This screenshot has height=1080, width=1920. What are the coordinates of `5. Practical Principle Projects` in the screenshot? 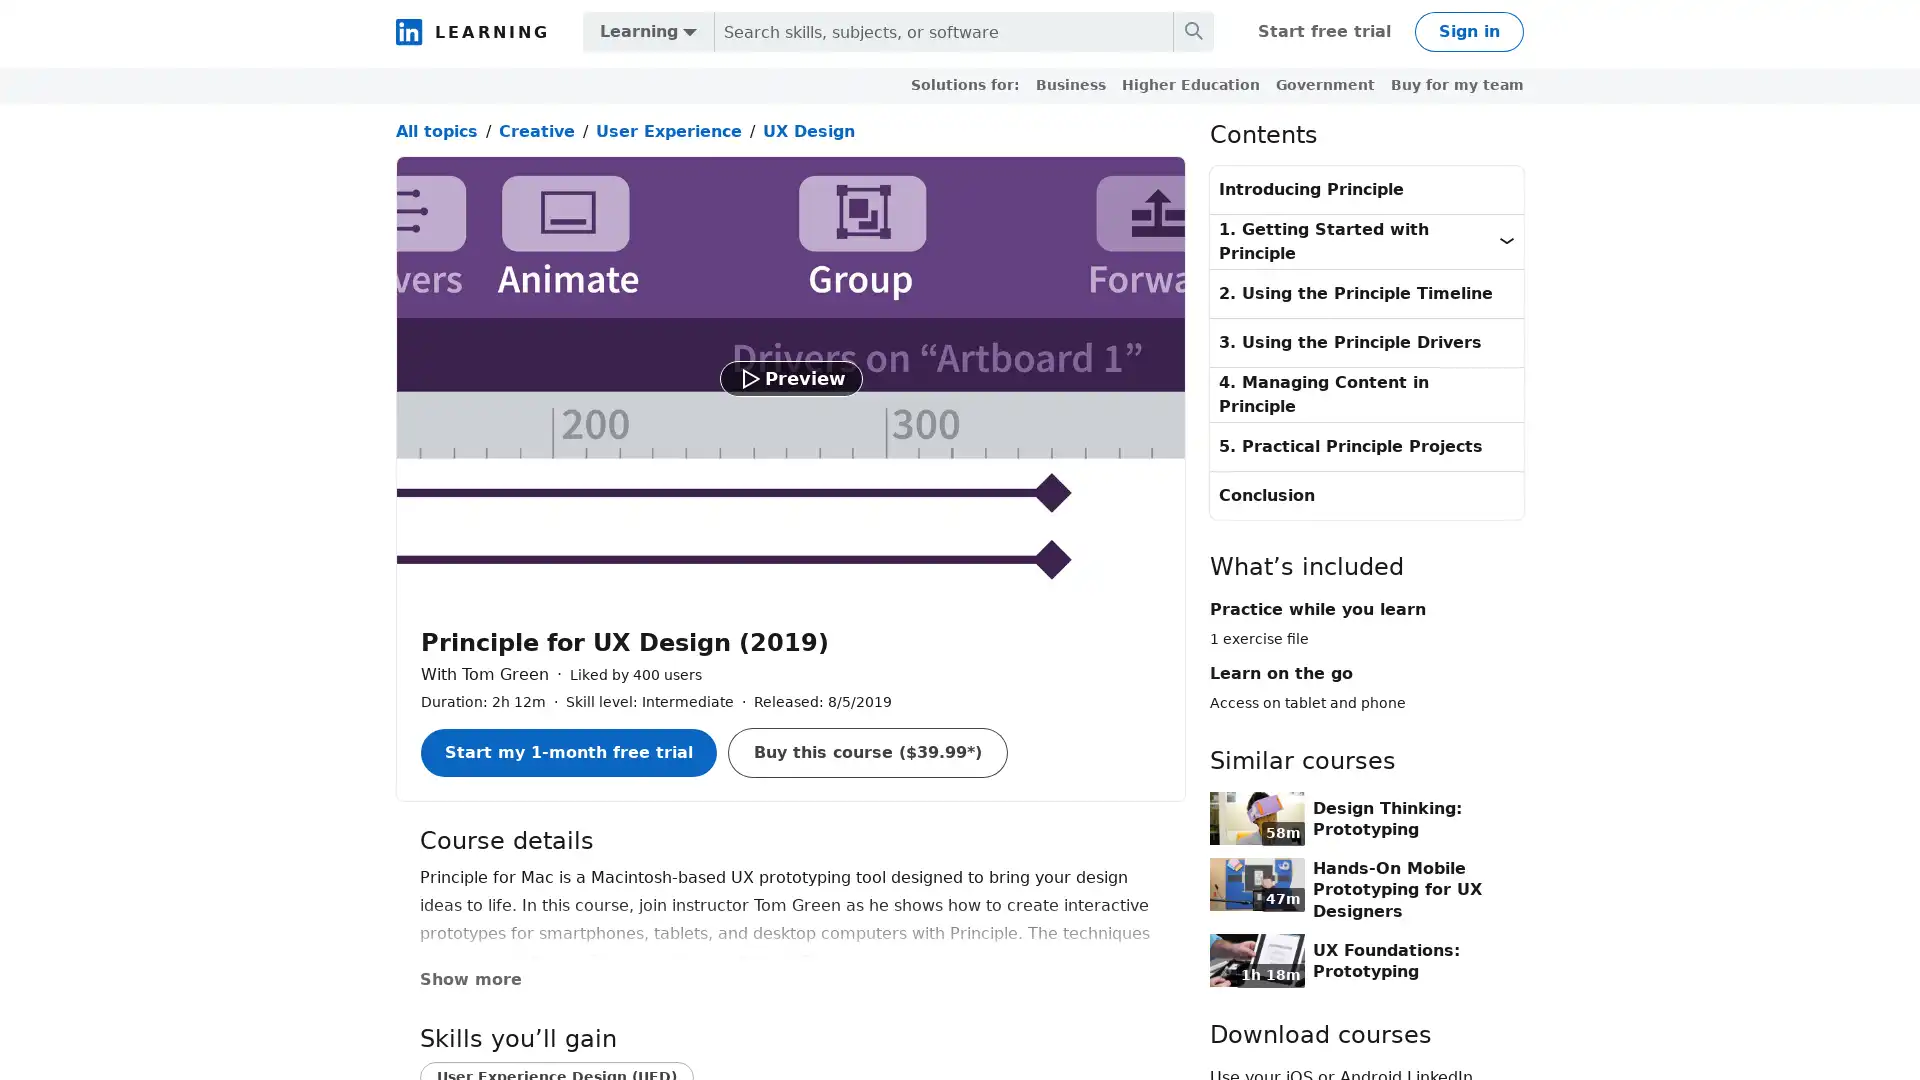 It's located at (1366, 445).